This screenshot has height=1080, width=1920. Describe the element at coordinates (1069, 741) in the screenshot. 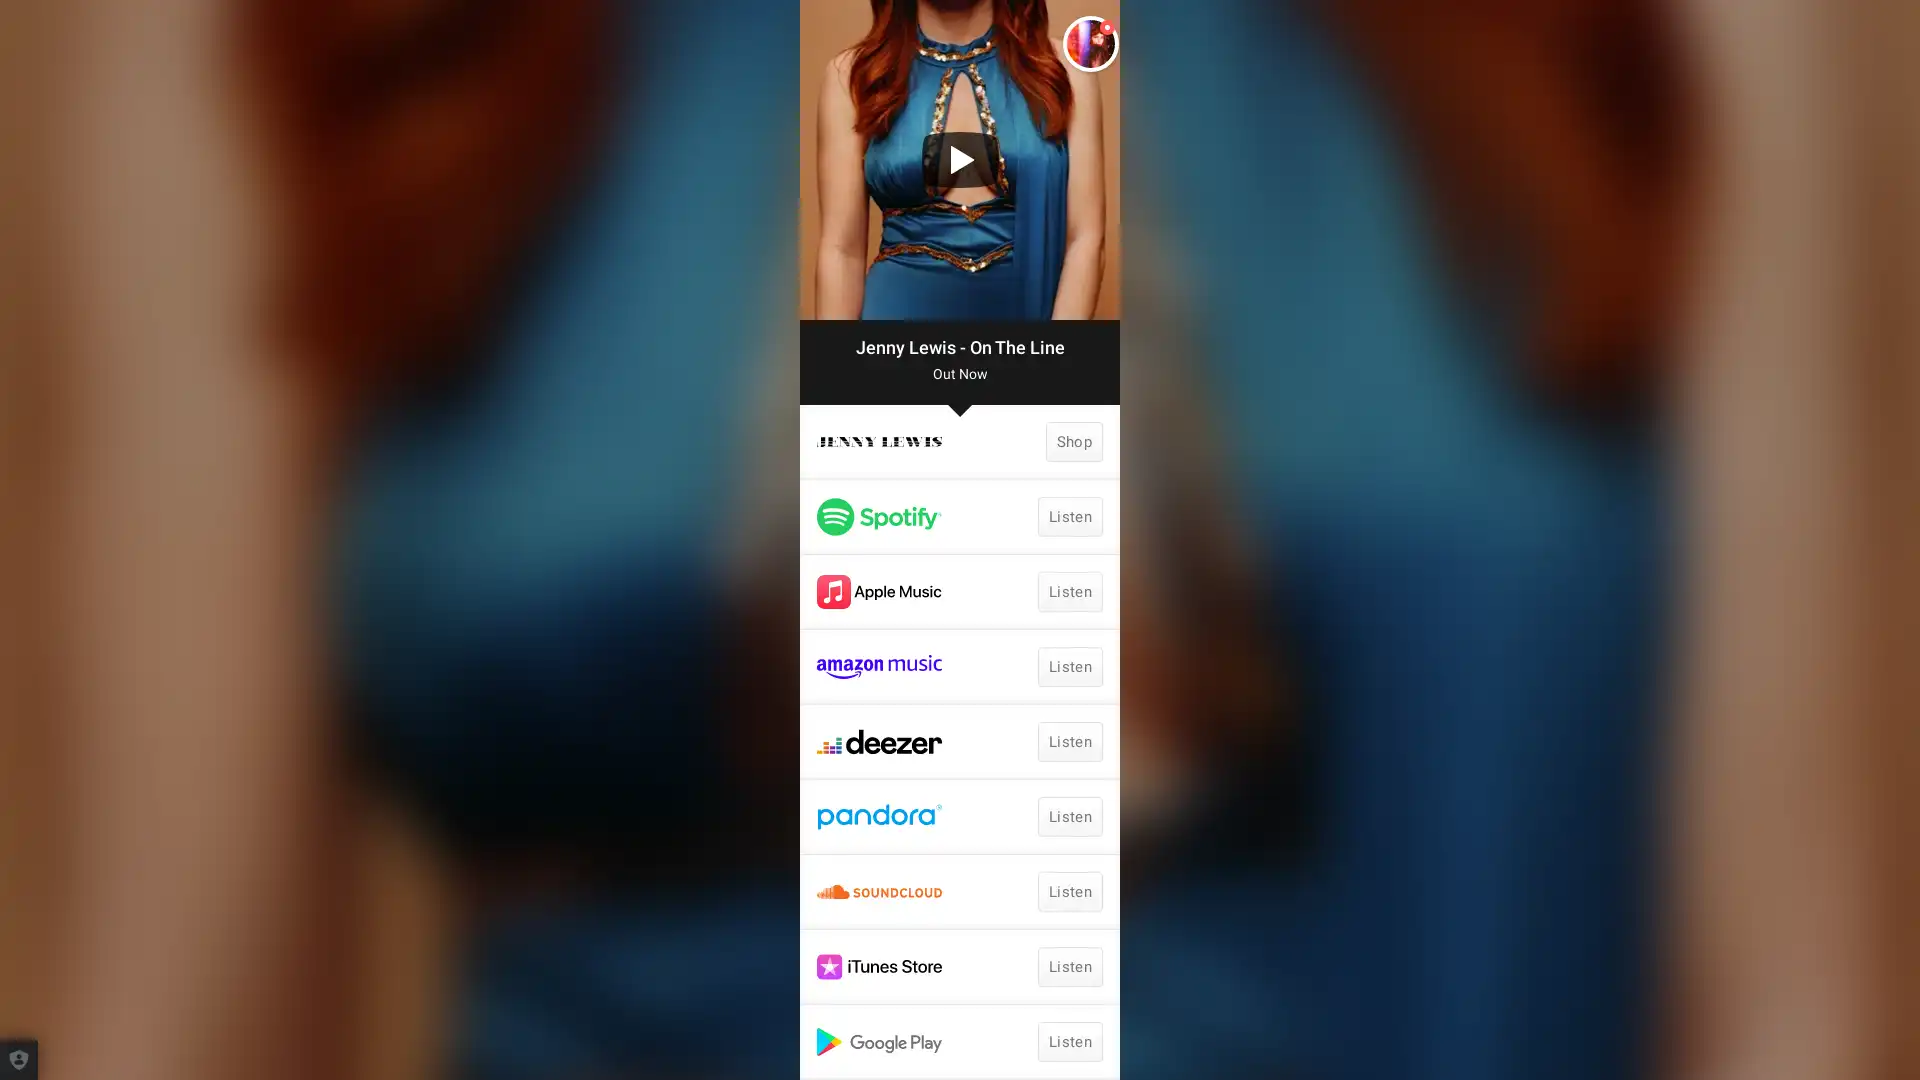

I see `Listen` at that location.